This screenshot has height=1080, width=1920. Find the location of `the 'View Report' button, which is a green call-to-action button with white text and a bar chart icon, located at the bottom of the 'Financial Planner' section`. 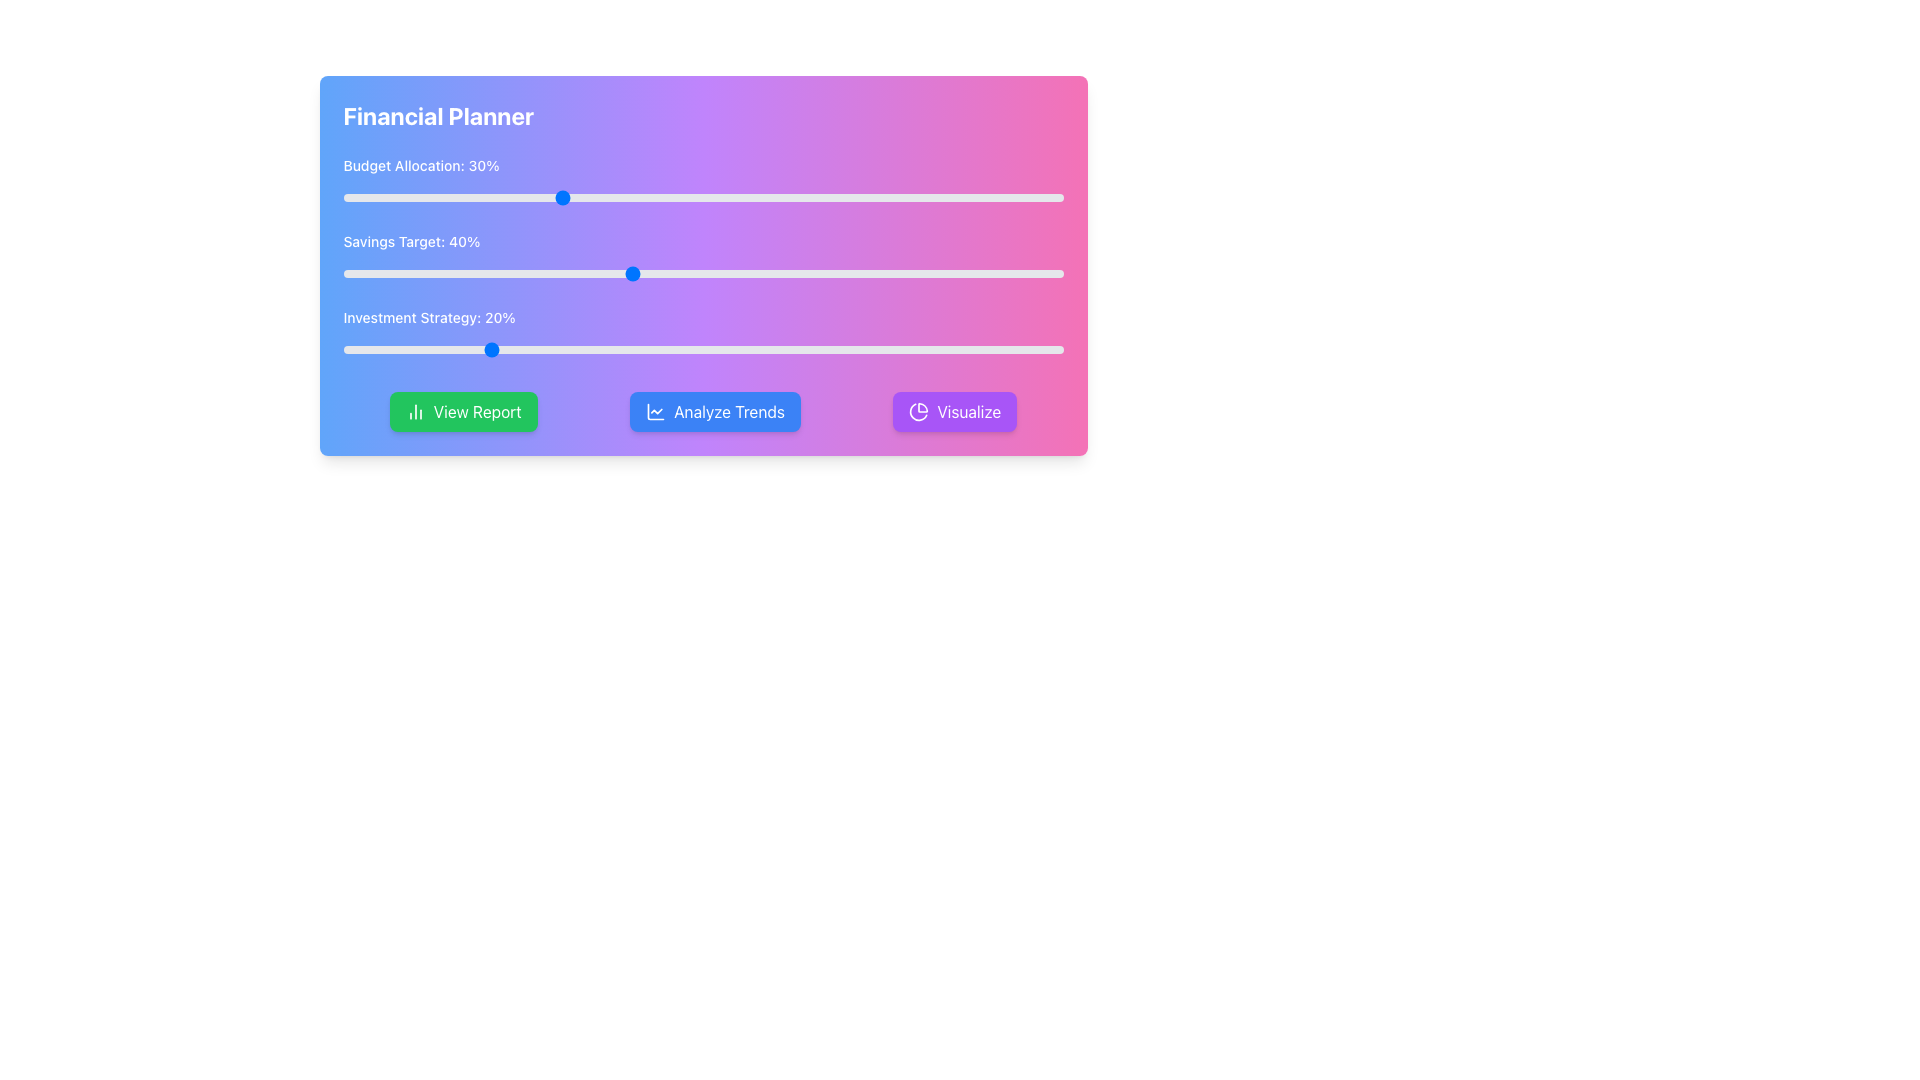

the 'View Report' button, which is a green call-to-action button with white text and a bar chart icon, located at the bottom of the 'Financial Planner' section is located at coordinates (462, 411).